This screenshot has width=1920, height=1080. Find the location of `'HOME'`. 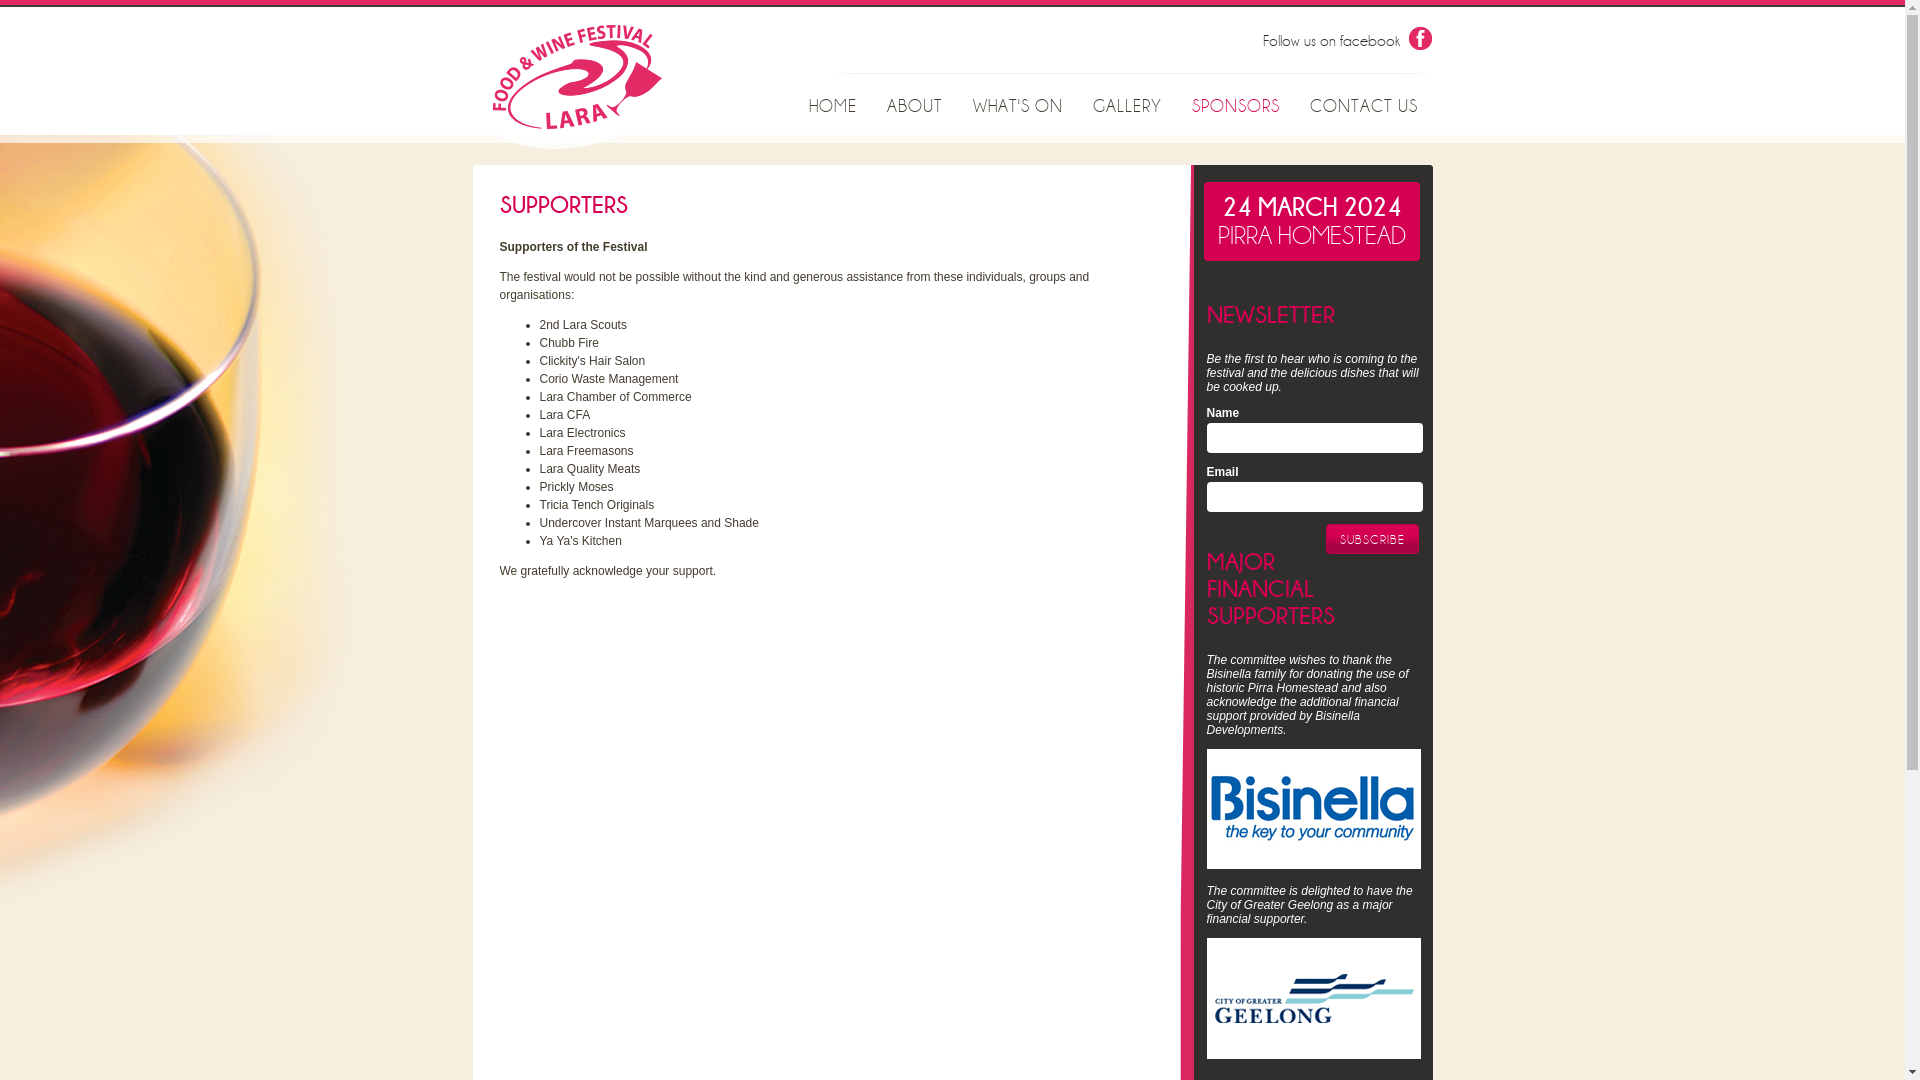

'HOME' is located at coordinates (833, 107).